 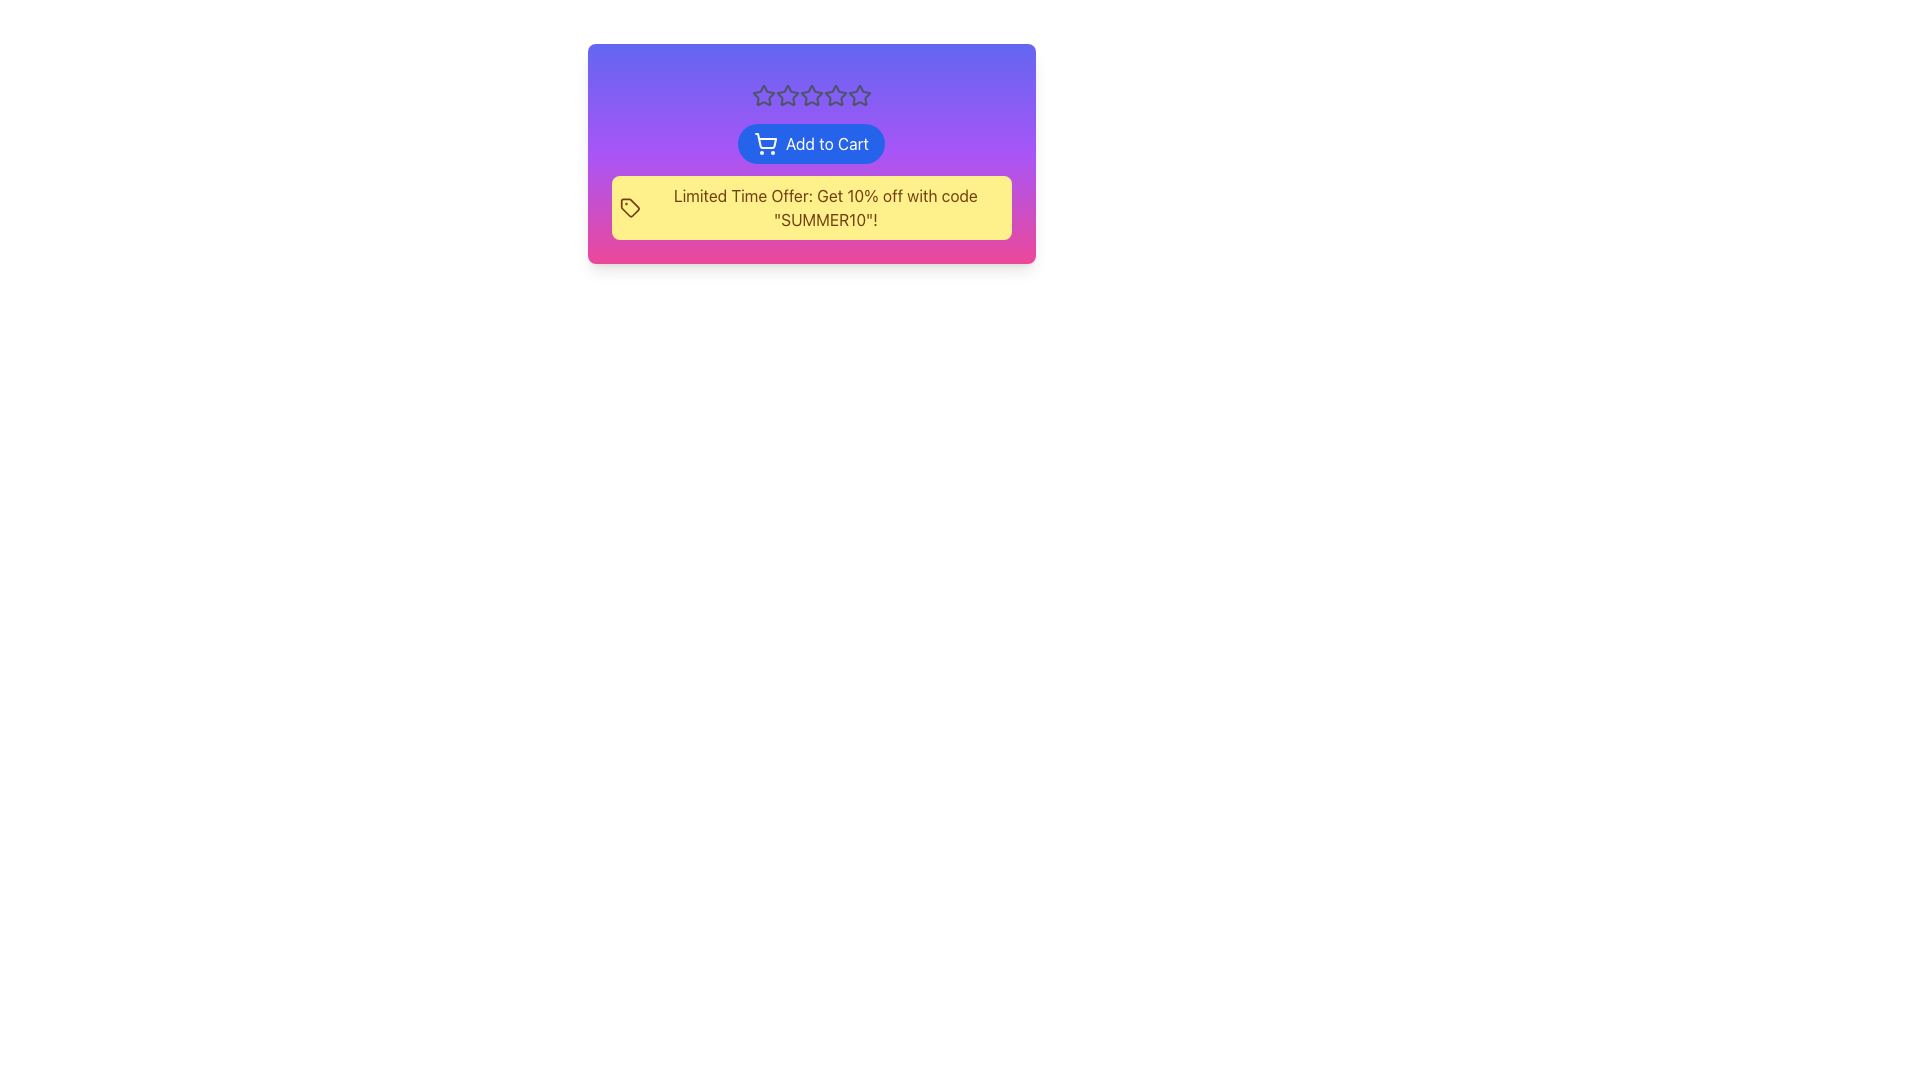 What do you see at coordinates (811, 96) in the screenshot?
I see `the fourth star-shaped rating icon, which is gray and hollow` at bounding box center [811, 96].